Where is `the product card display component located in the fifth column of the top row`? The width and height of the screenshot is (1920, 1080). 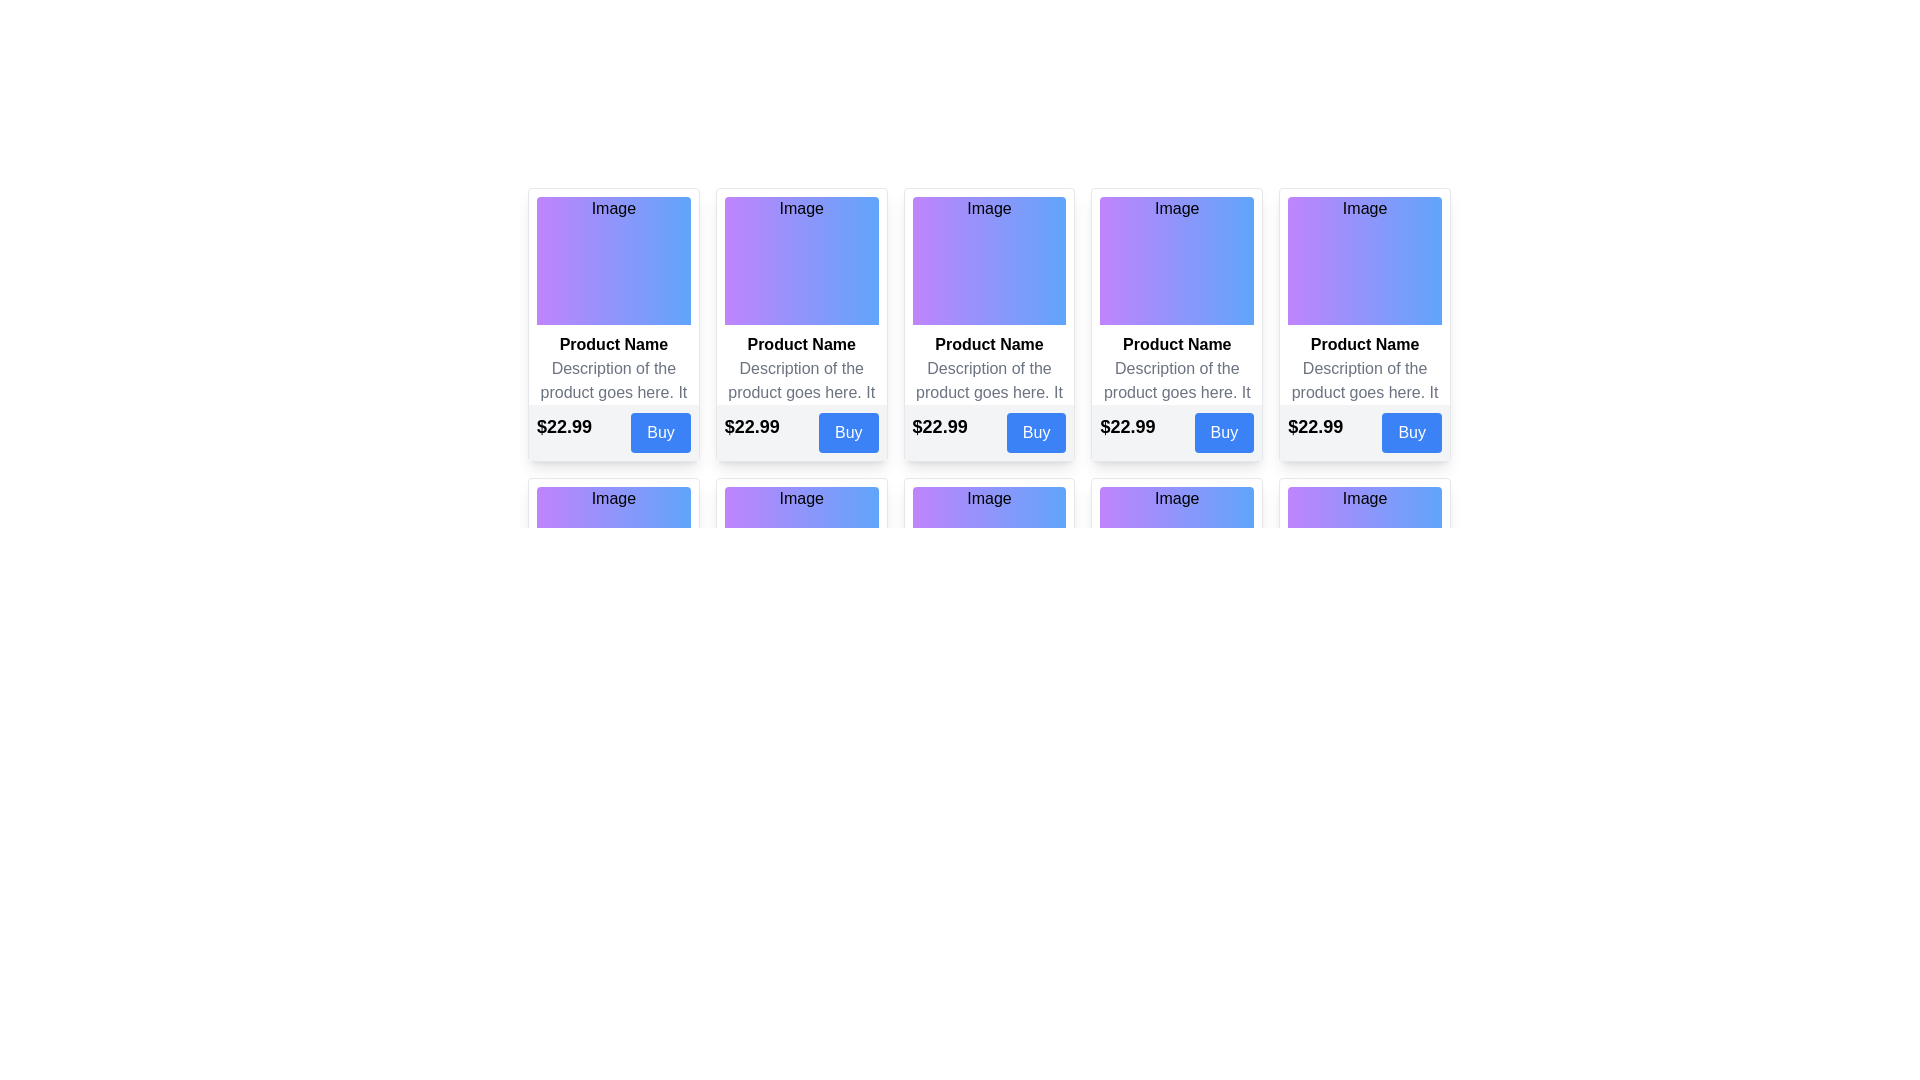
the product card display component located in the fifth column of the top row is located at coordinates (1177, 613).